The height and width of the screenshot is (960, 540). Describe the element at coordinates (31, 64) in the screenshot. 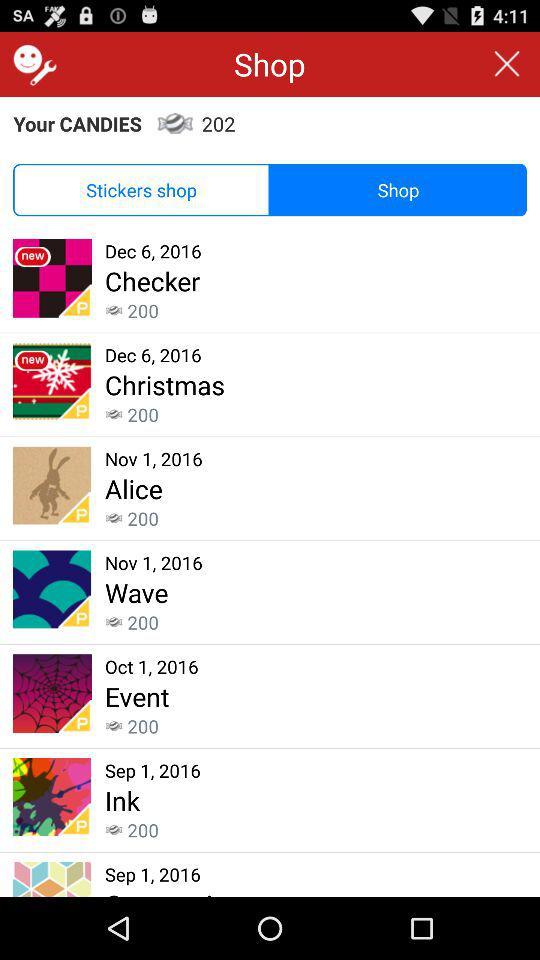

I see `item to the left of shop` at that location.